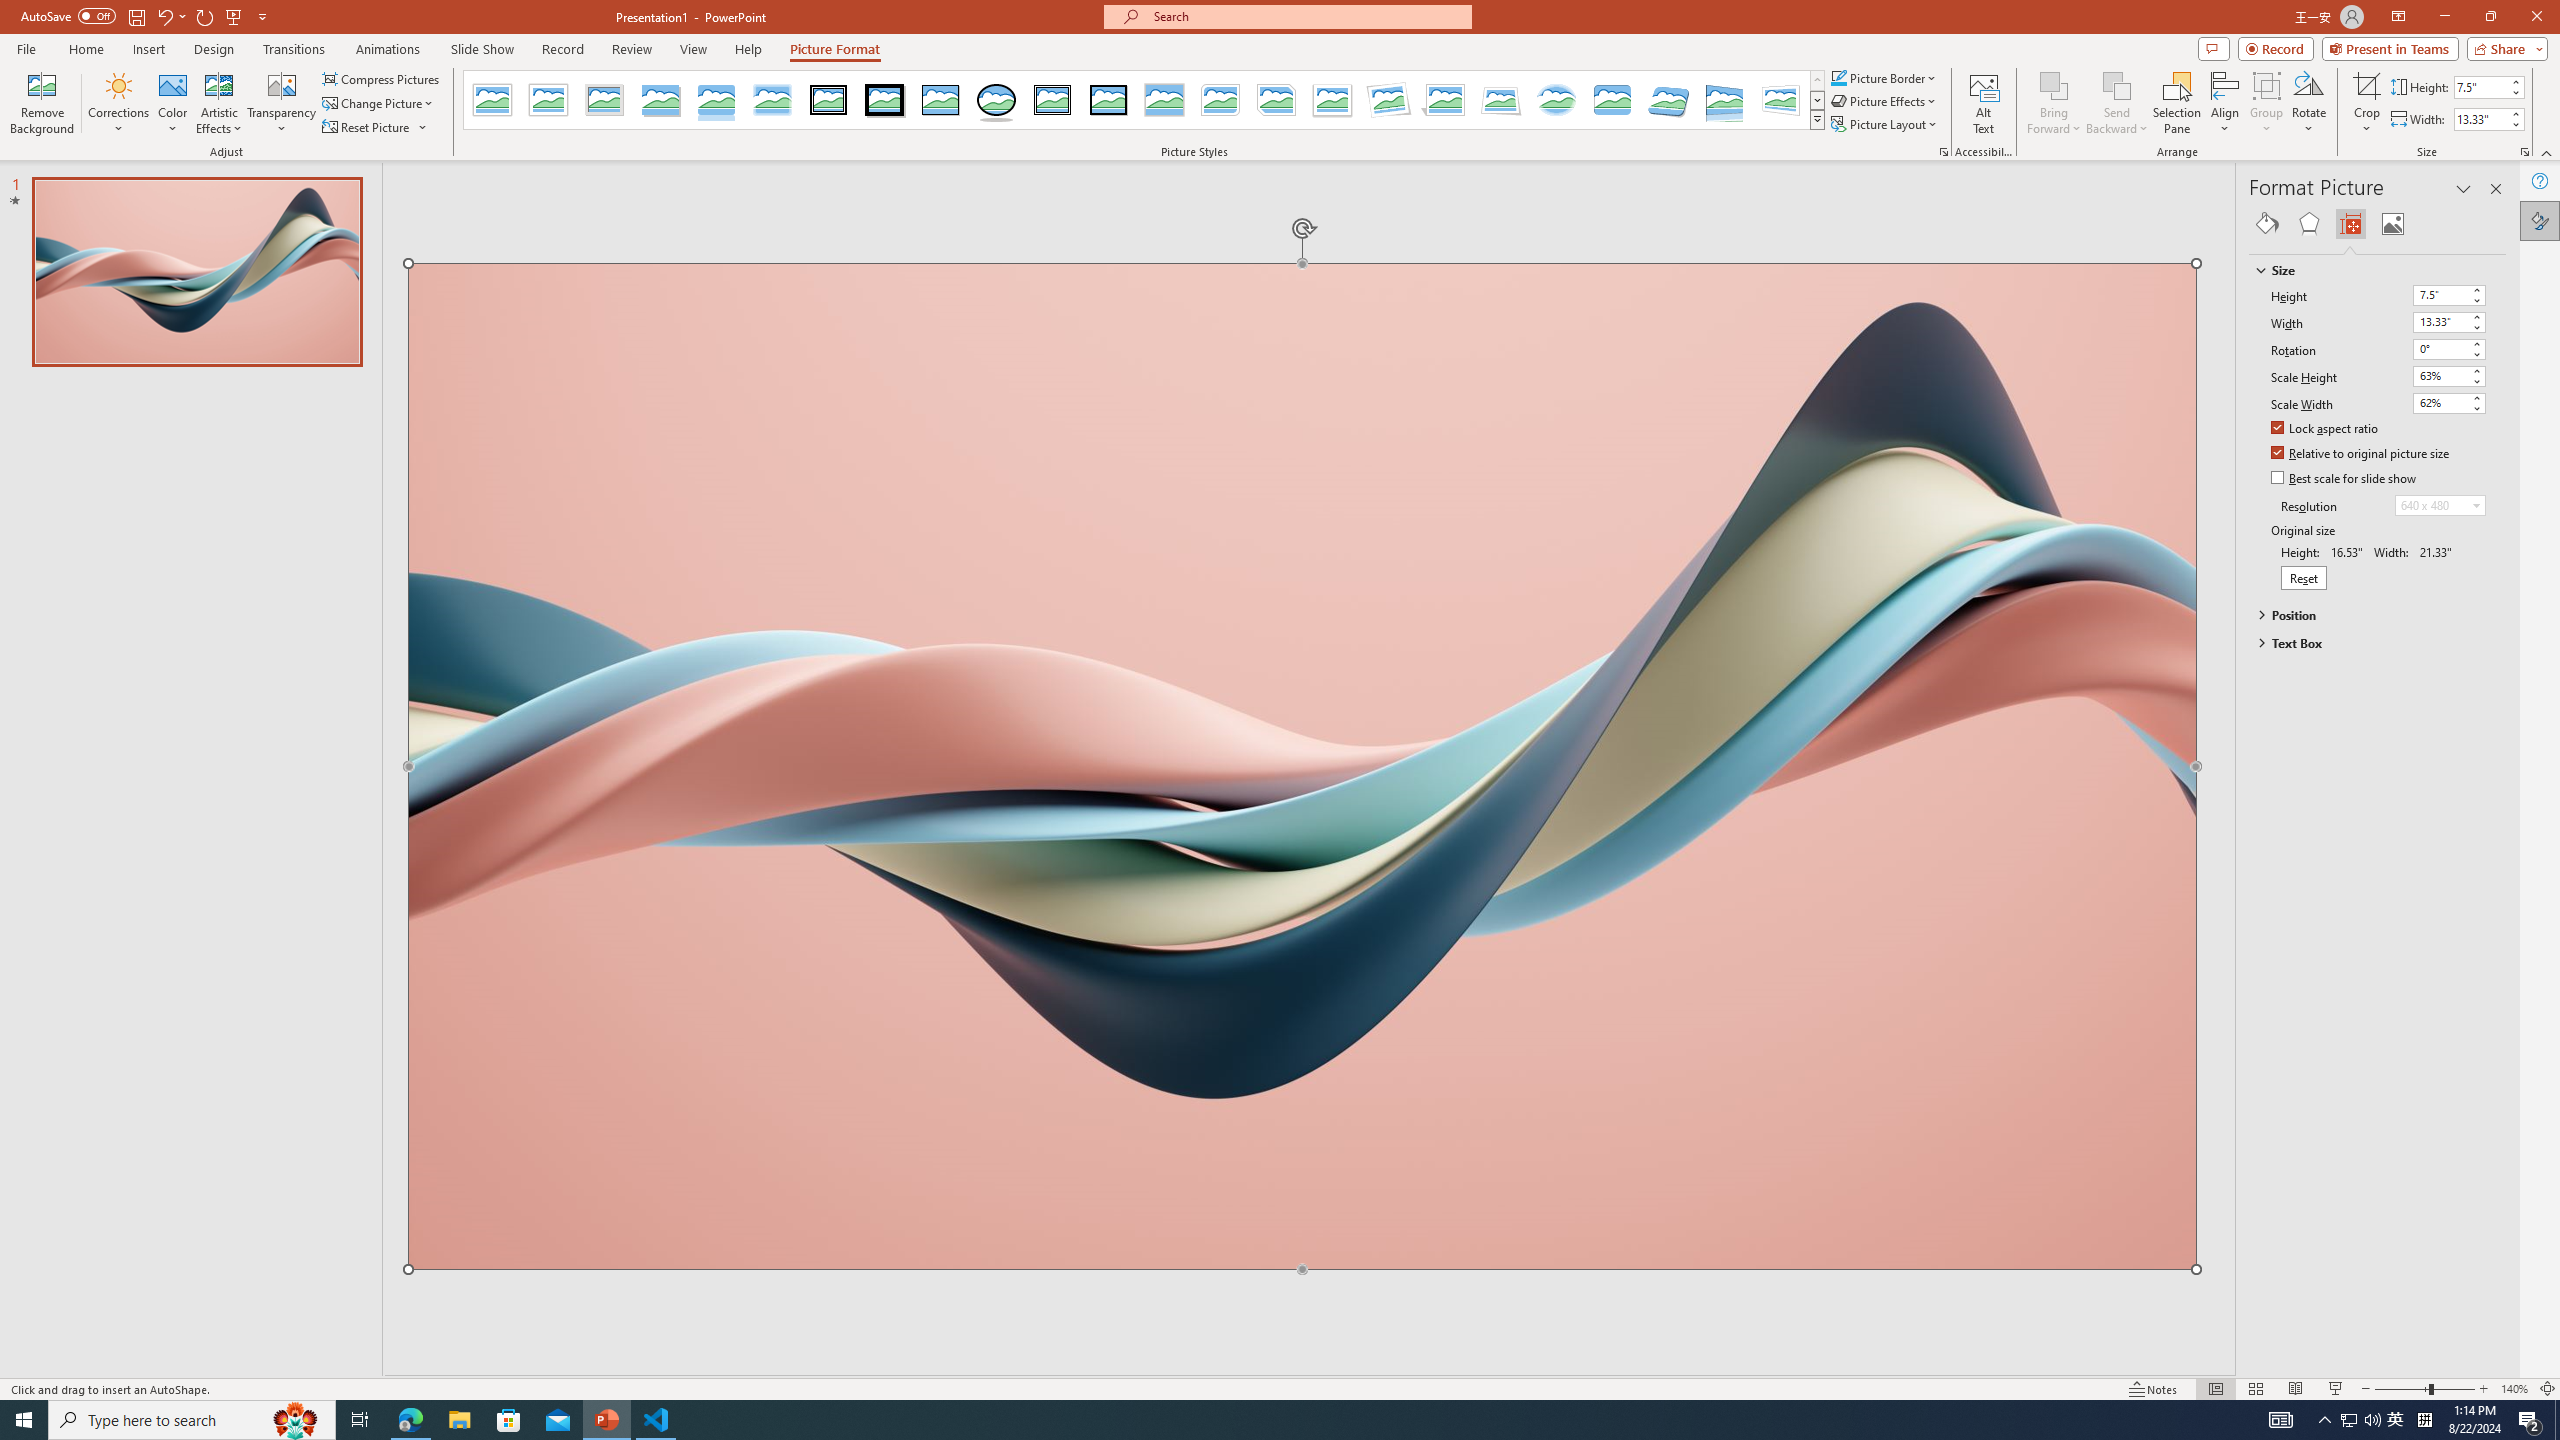 Image resolution: width=2560 pixels, height=1440 pixels. Describe the element at coordinates (1781, 99) in the screenshot. I see `'Bevel Perspective Left, White'` at that location.